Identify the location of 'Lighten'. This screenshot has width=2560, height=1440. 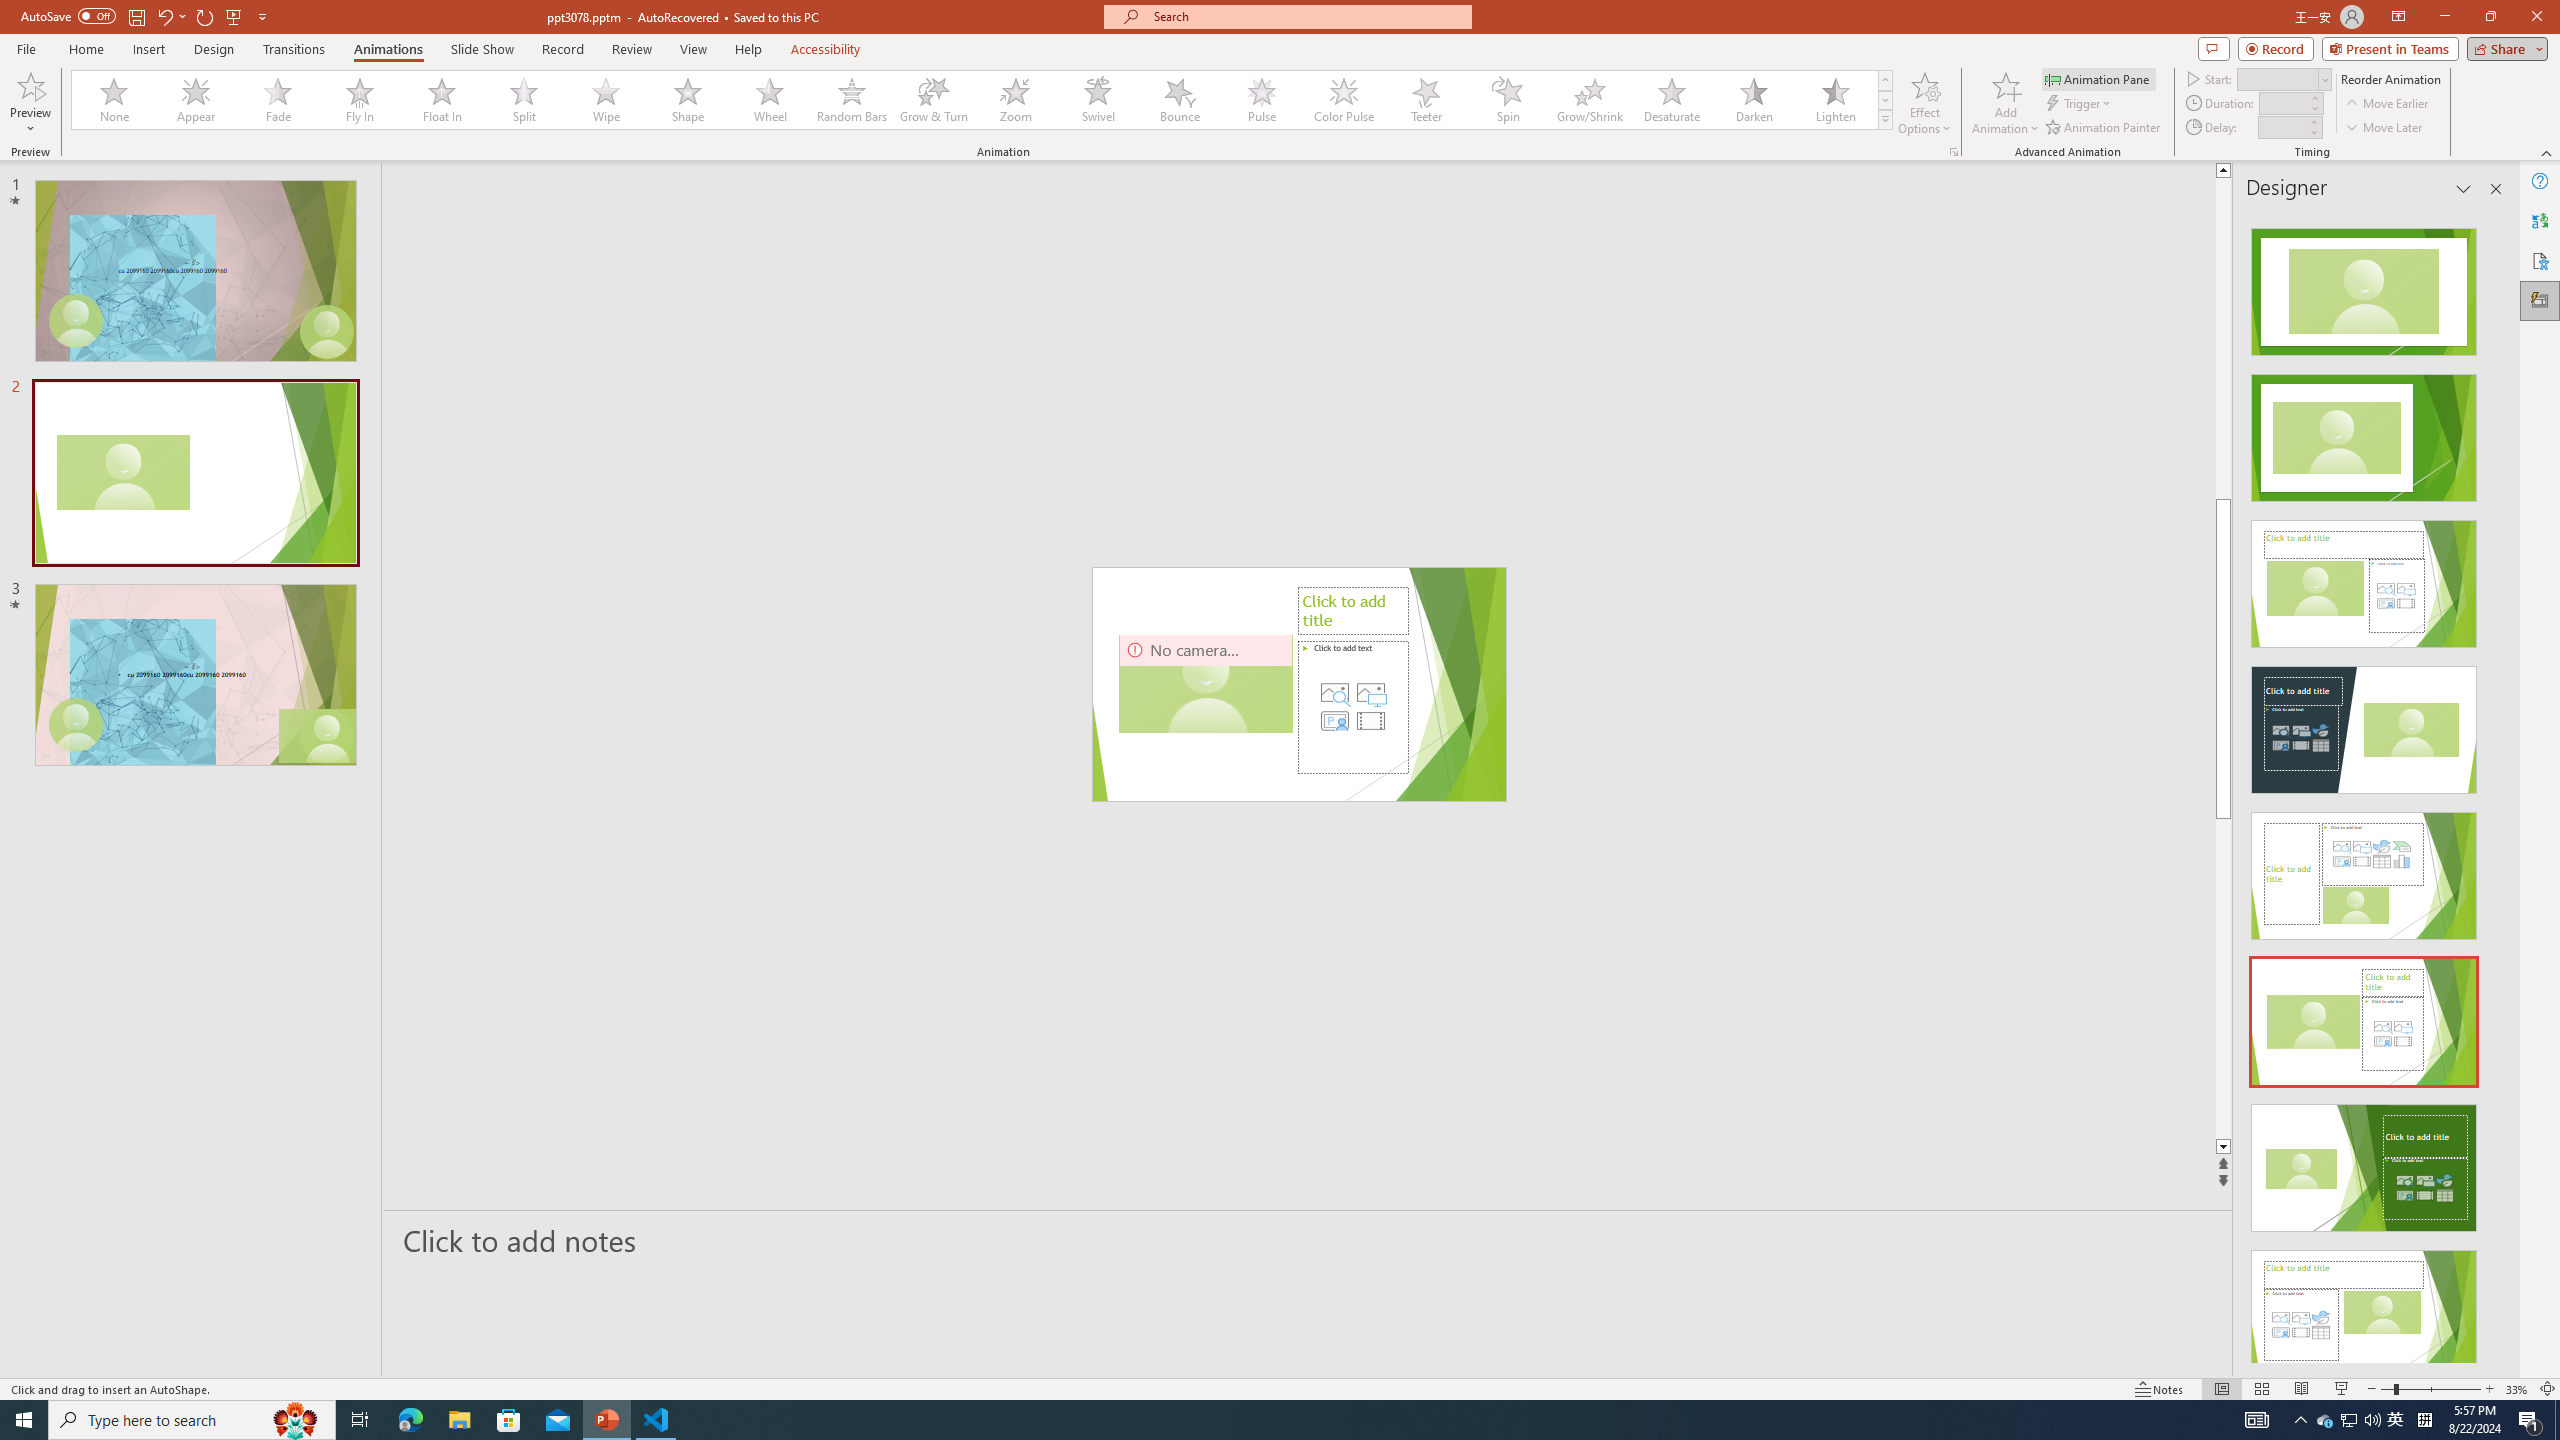
(1834, 99).